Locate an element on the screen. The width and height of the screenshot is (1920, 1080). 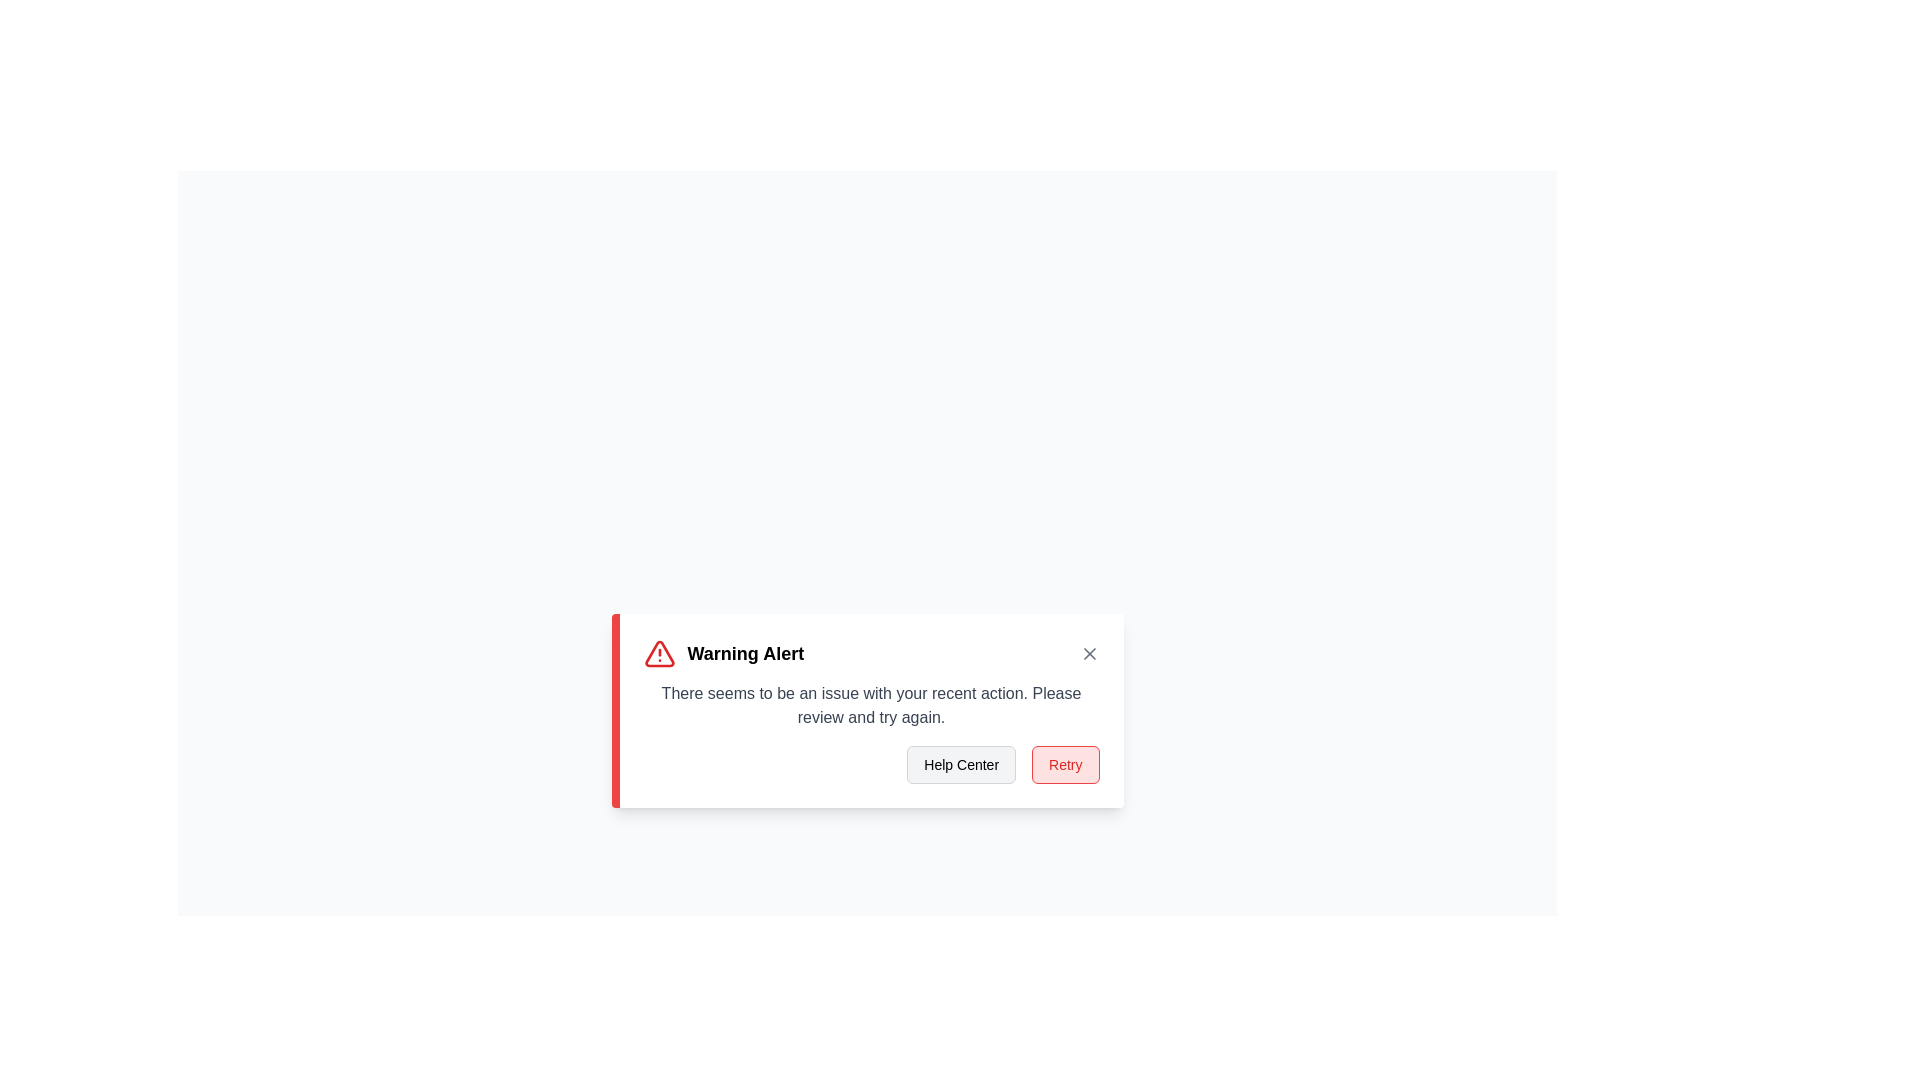
the 'Help Center' button is located at coordinates (961, 764).